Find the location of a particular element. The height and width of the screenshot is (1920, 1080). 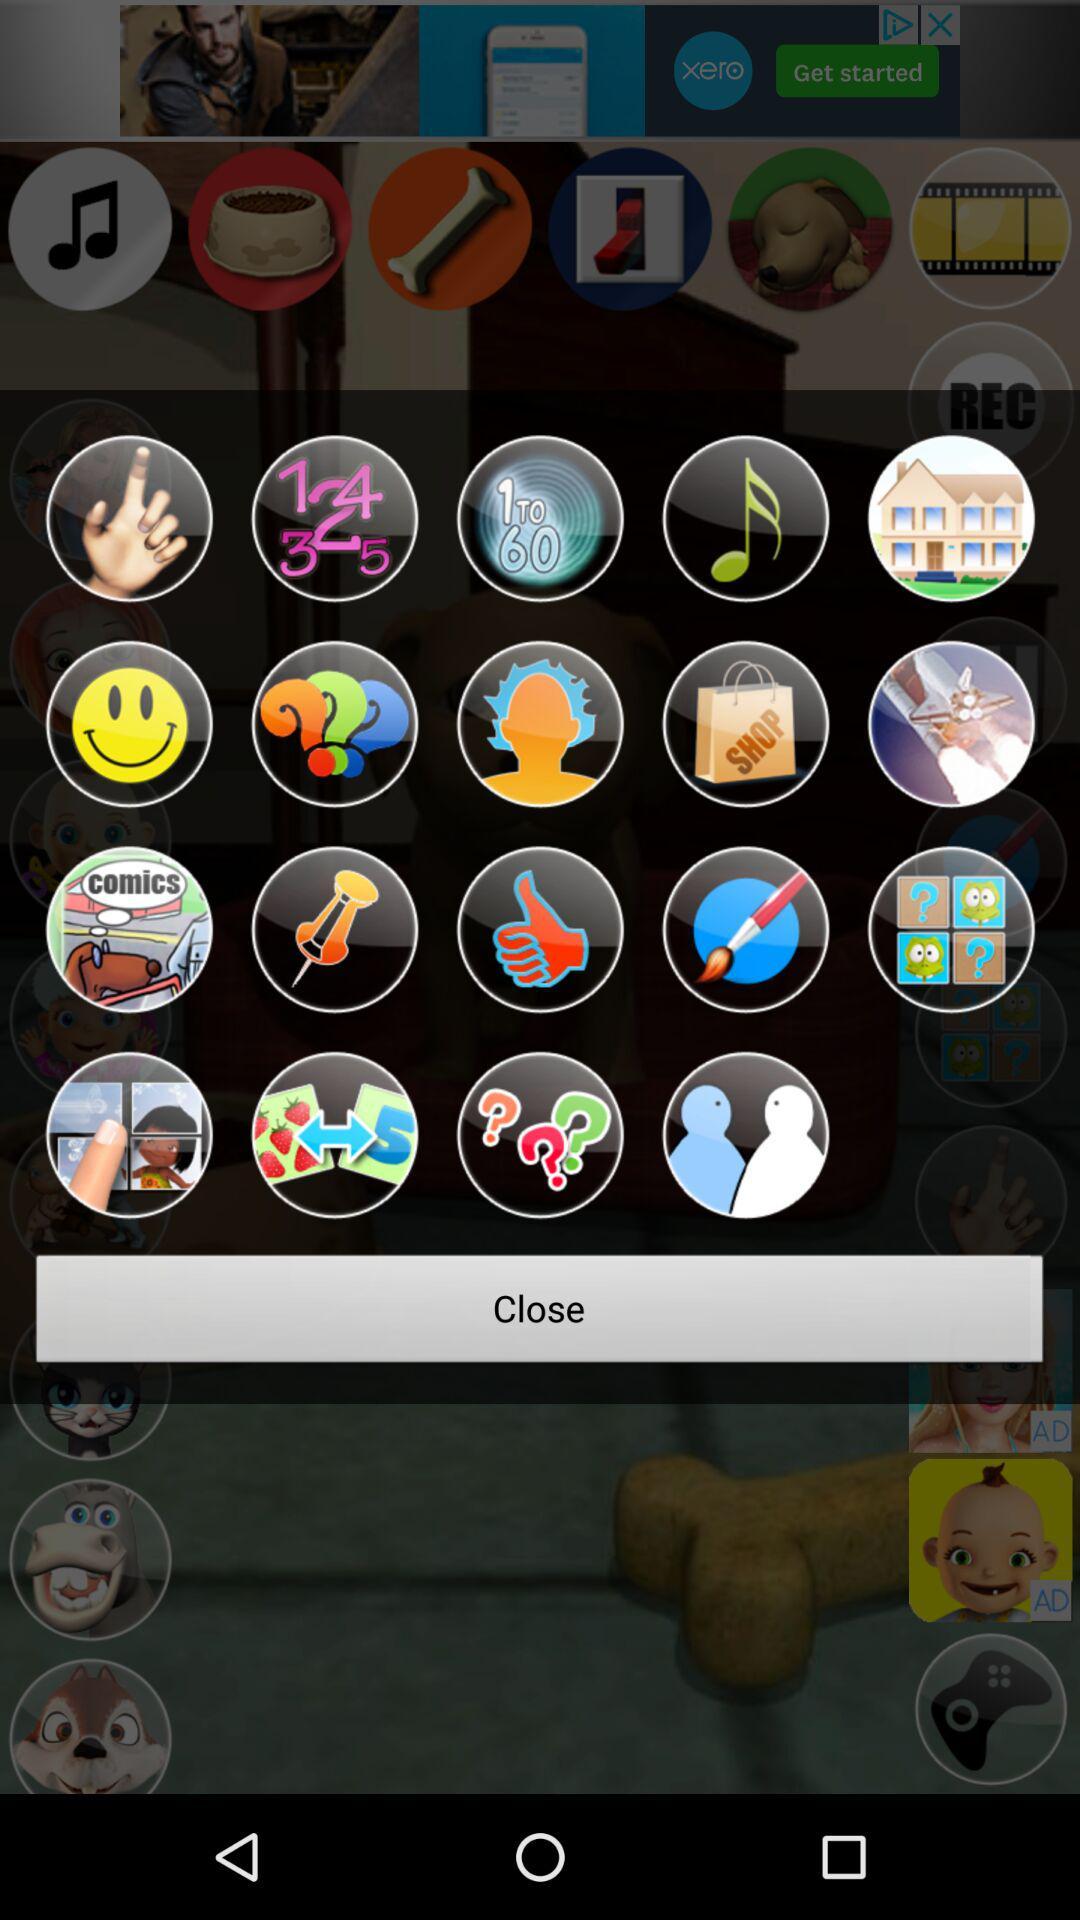

the edit icon is located at coordinates (745, 995).